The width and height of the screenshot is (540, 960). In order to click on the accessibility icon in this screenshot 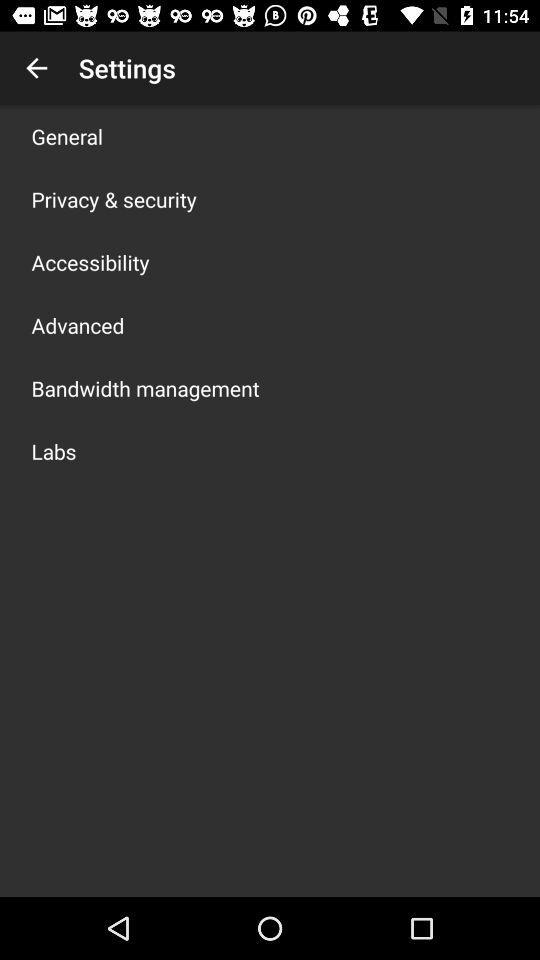, I will do `click(89, 261)`.